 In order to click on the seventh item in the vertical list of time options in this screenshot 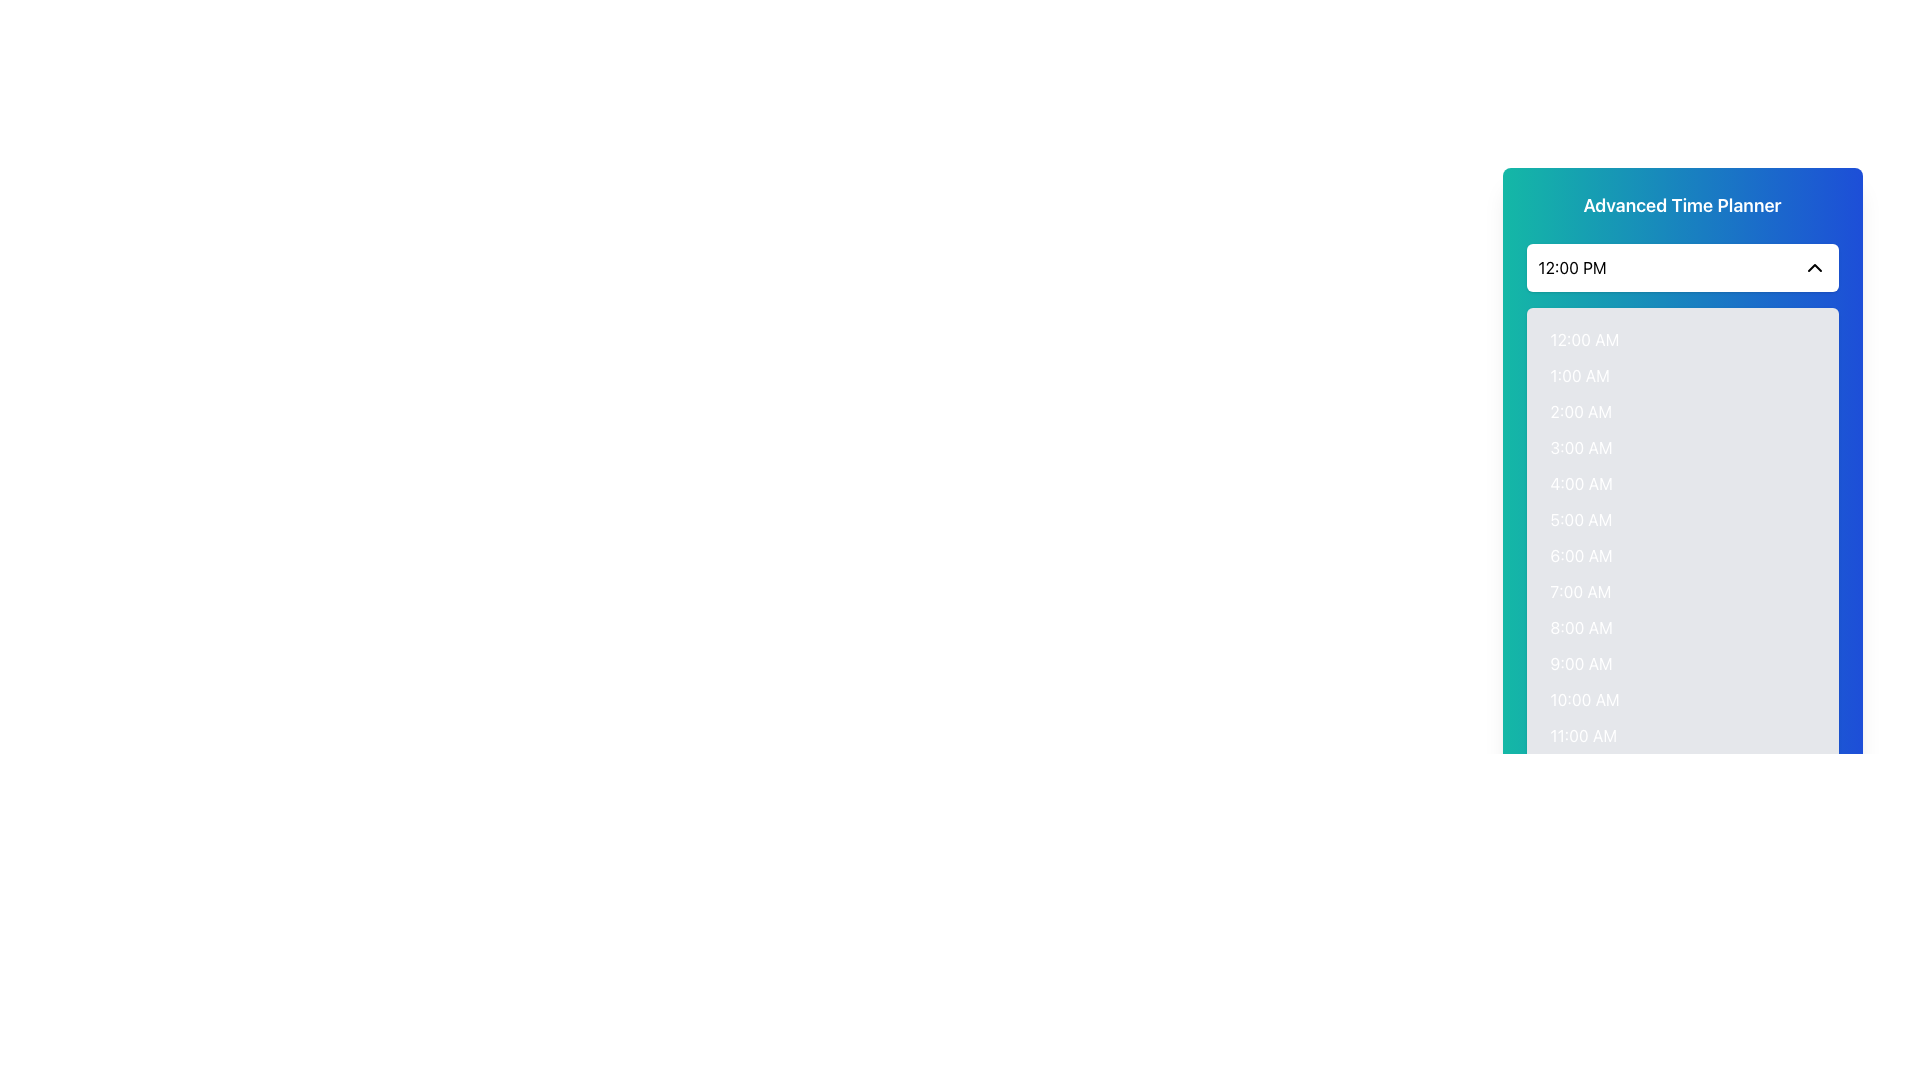, I will do `click(1681, 590)`.